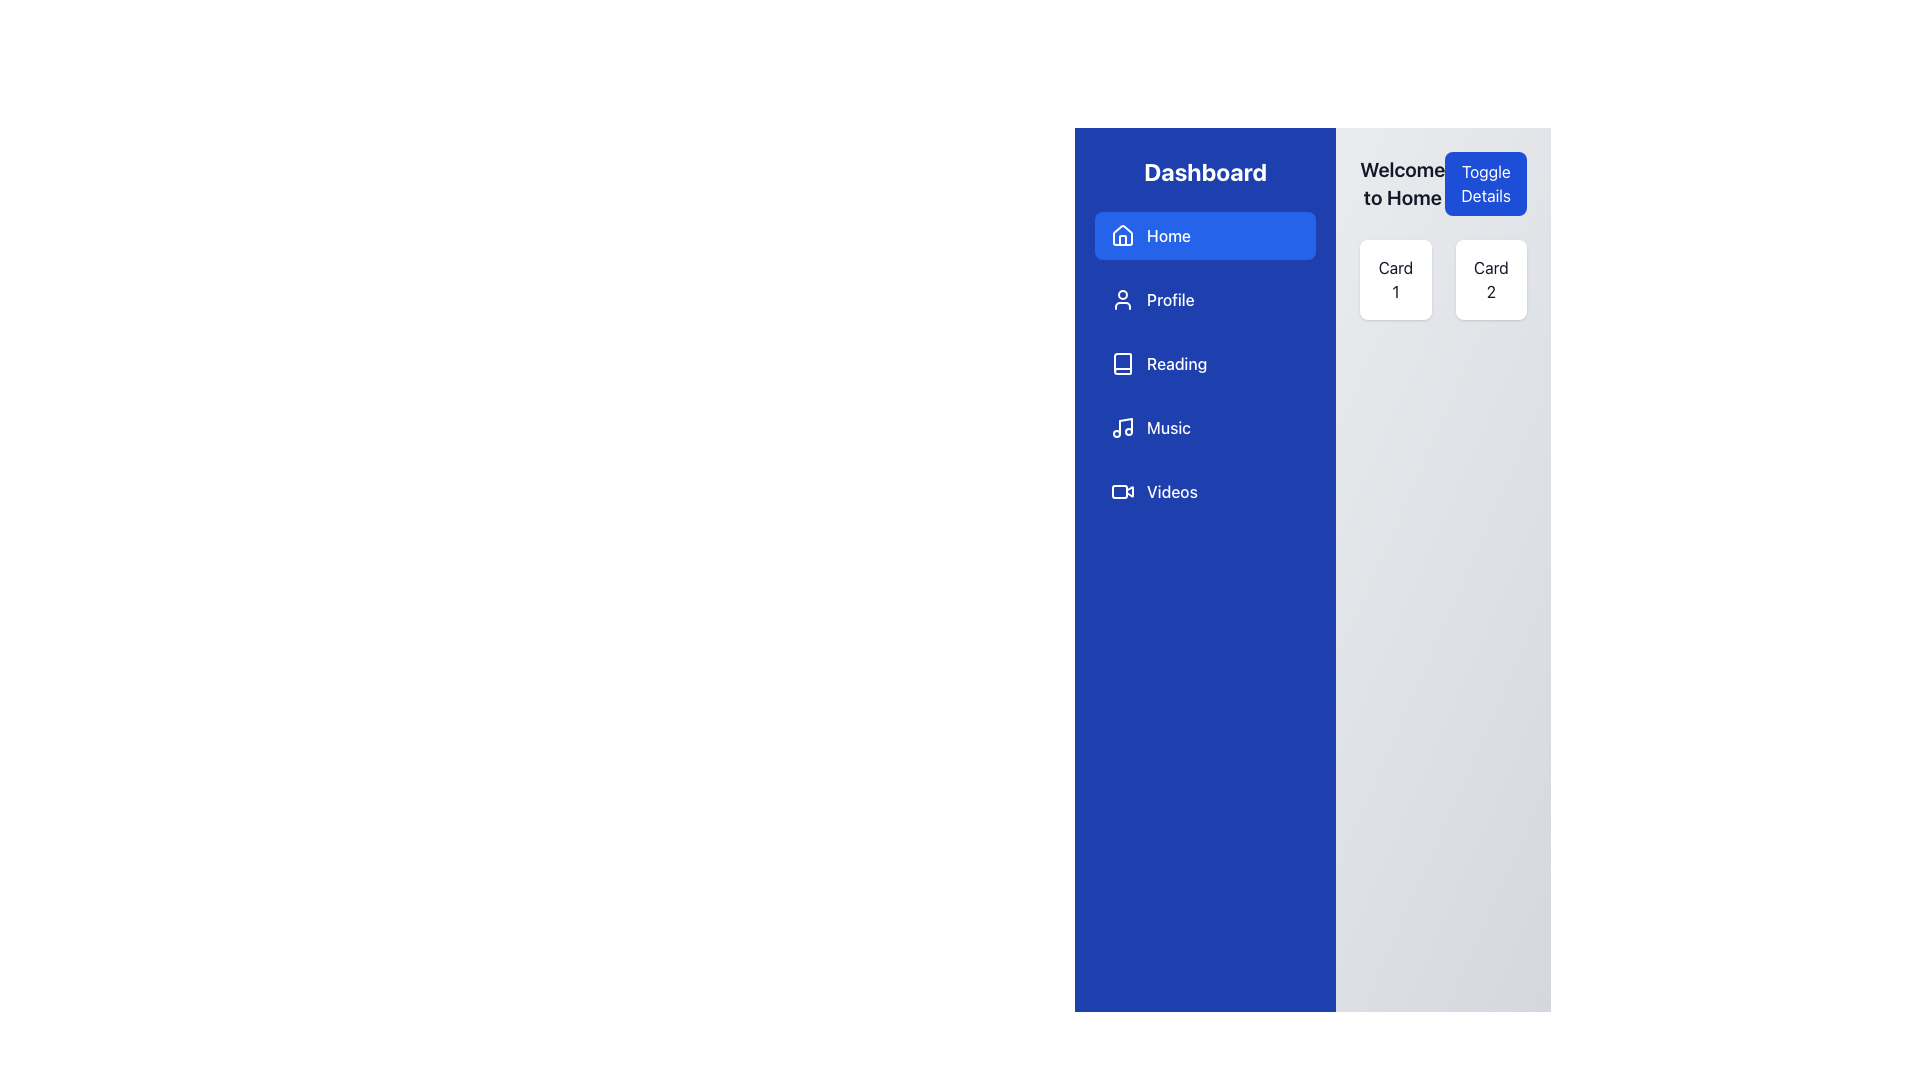 Image resolution: width=1920 pixels, height=1080 pixels. Describe the element at coordinates (1204, 171) in the screenshot. I see `the 'Dashboard' text label, which is a bold, large font in white on a blue background, located at the top of the vertical navigation panel on the left side of the interface` at that location.